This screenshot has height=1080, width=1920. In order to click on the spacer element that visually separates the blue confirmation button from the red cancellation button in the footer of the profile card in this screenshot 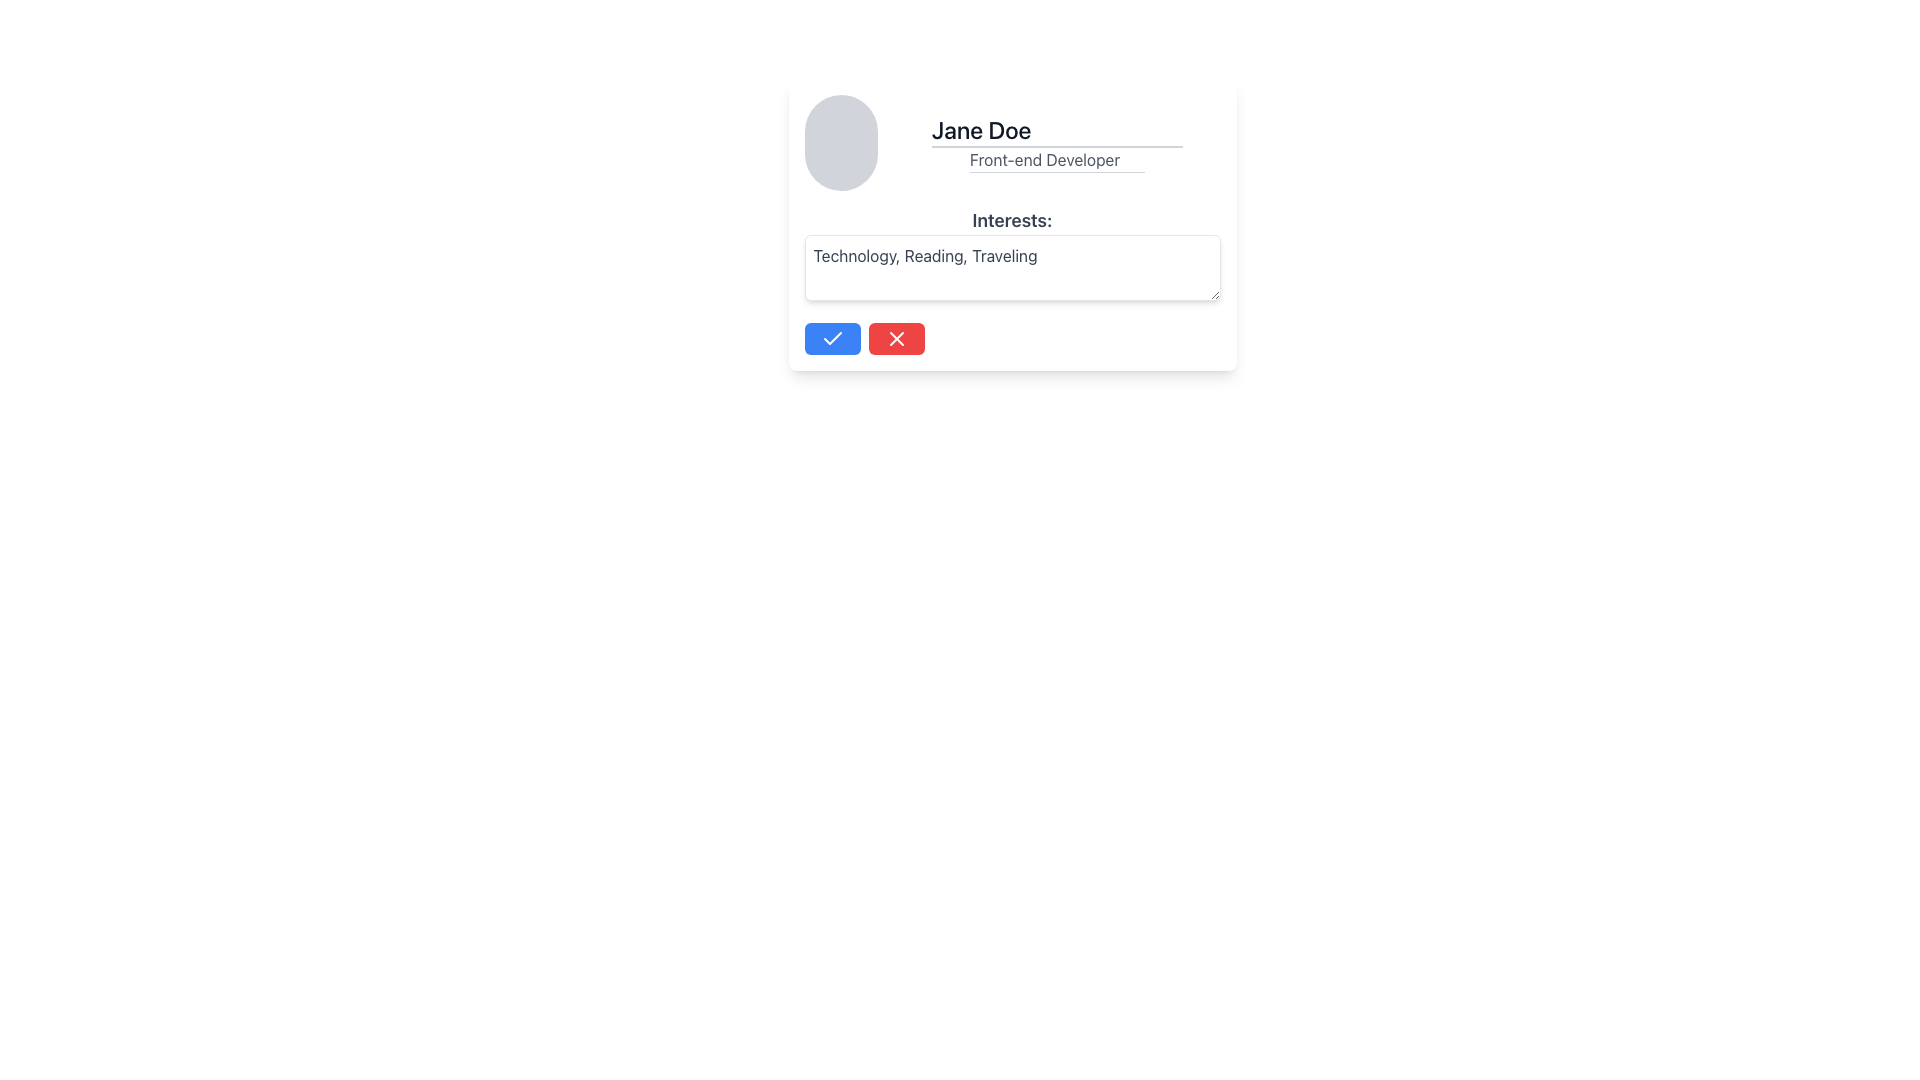, I will do `click(1012, 338)`.